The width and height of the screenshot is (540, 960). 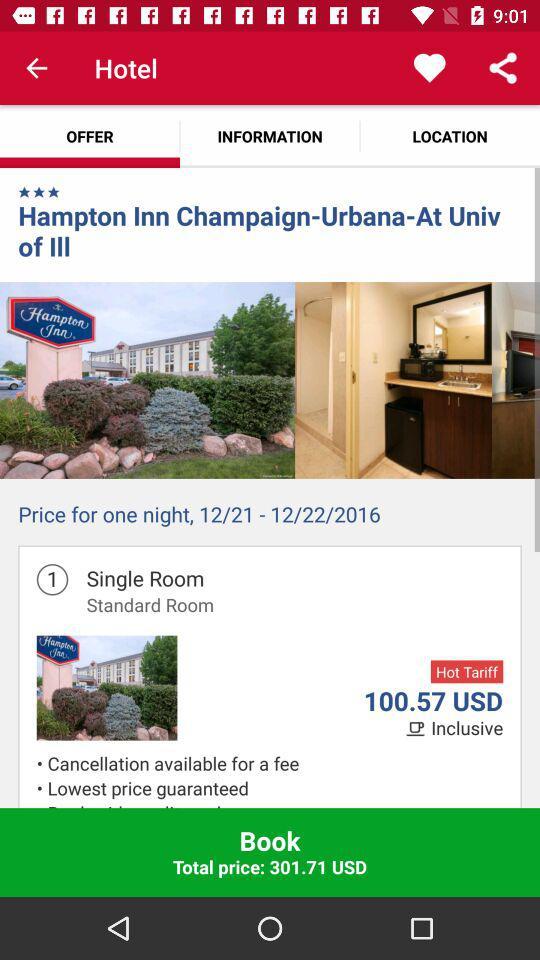 What do you see at coordinates (149, 603) in the screenshot?
I see `the standard room icon` at bounding box center [149, 603].